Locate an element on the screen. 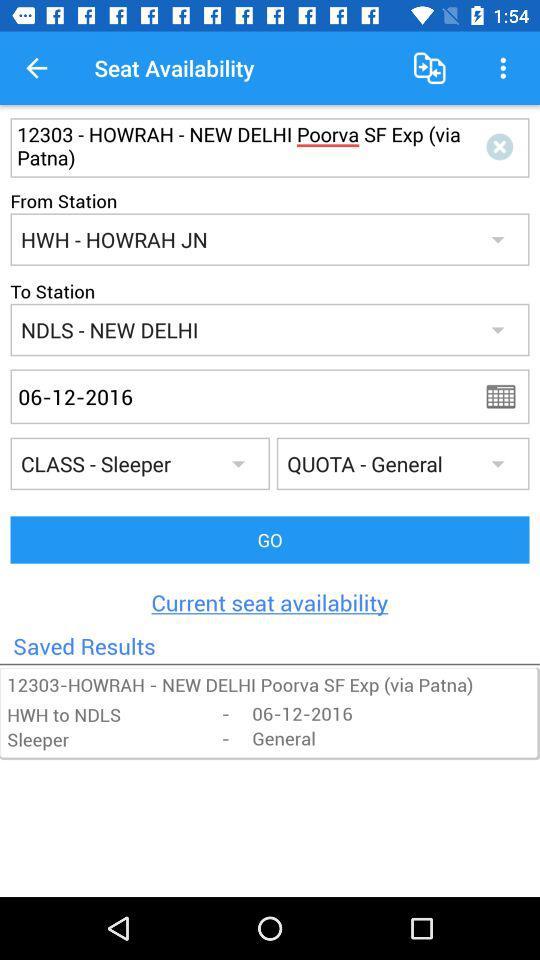 This screenshot has height=960, width=540. the close icon is located at coordinates (502, 146).